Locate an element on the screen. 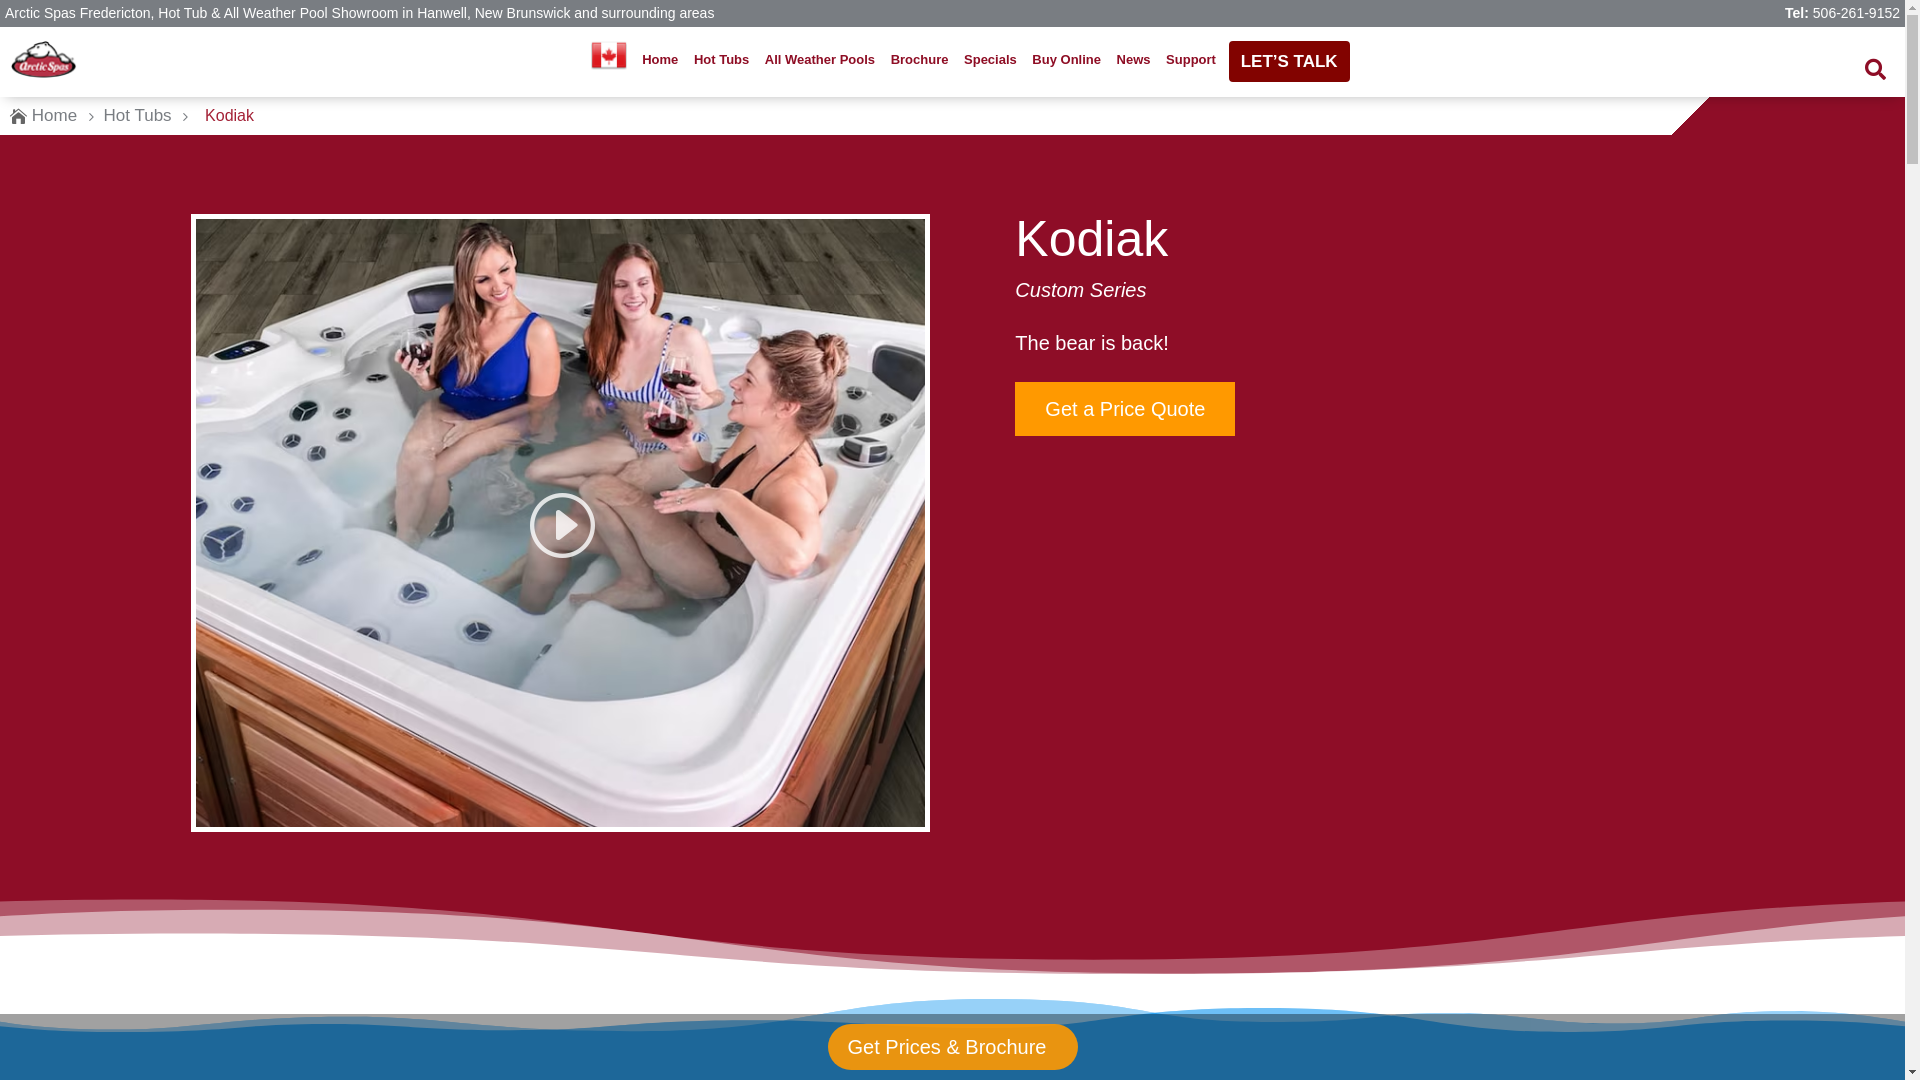 Image resolution: width=1920 pixels, height=1080 pixels. 'Choose Your Location' is located at coordinates (608, 53).